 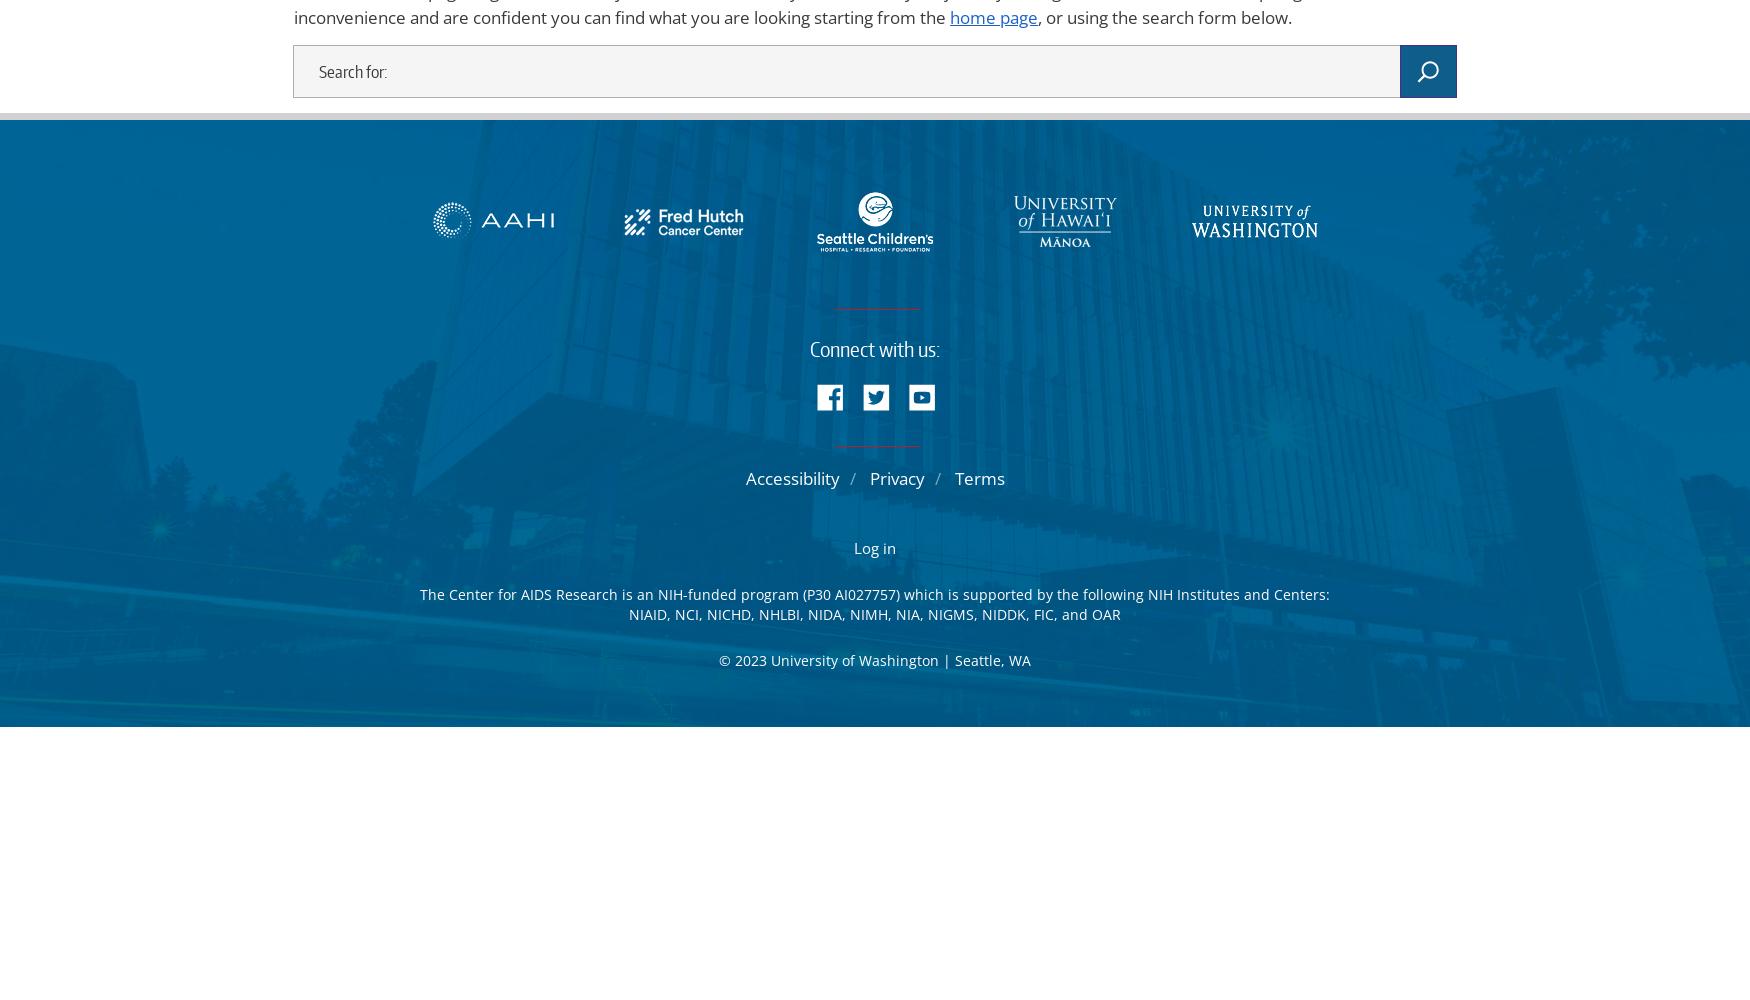 I want to click on 'Terms', so click(x=978, y=477).